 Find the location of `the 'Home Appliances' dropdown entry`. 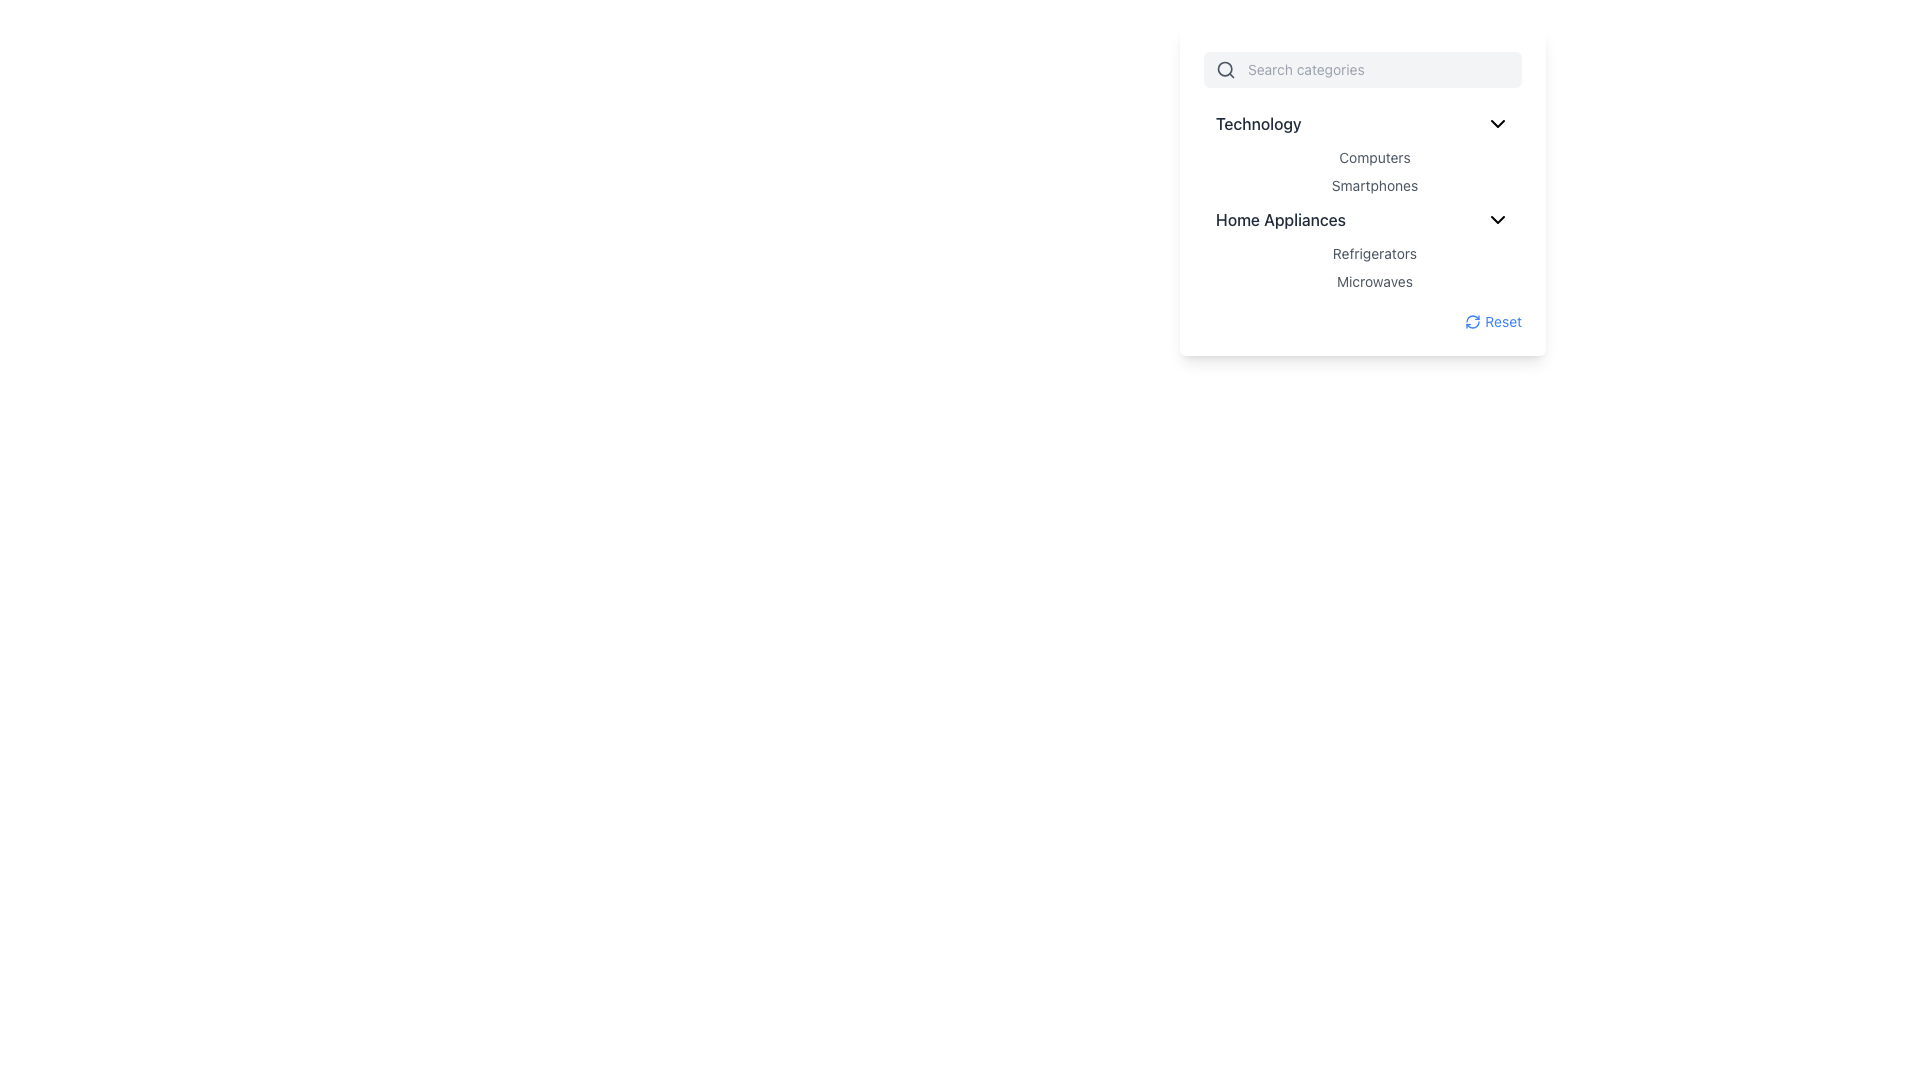

the 'Home Appliances' dropdown entry is located at coordinates (1362, 219).